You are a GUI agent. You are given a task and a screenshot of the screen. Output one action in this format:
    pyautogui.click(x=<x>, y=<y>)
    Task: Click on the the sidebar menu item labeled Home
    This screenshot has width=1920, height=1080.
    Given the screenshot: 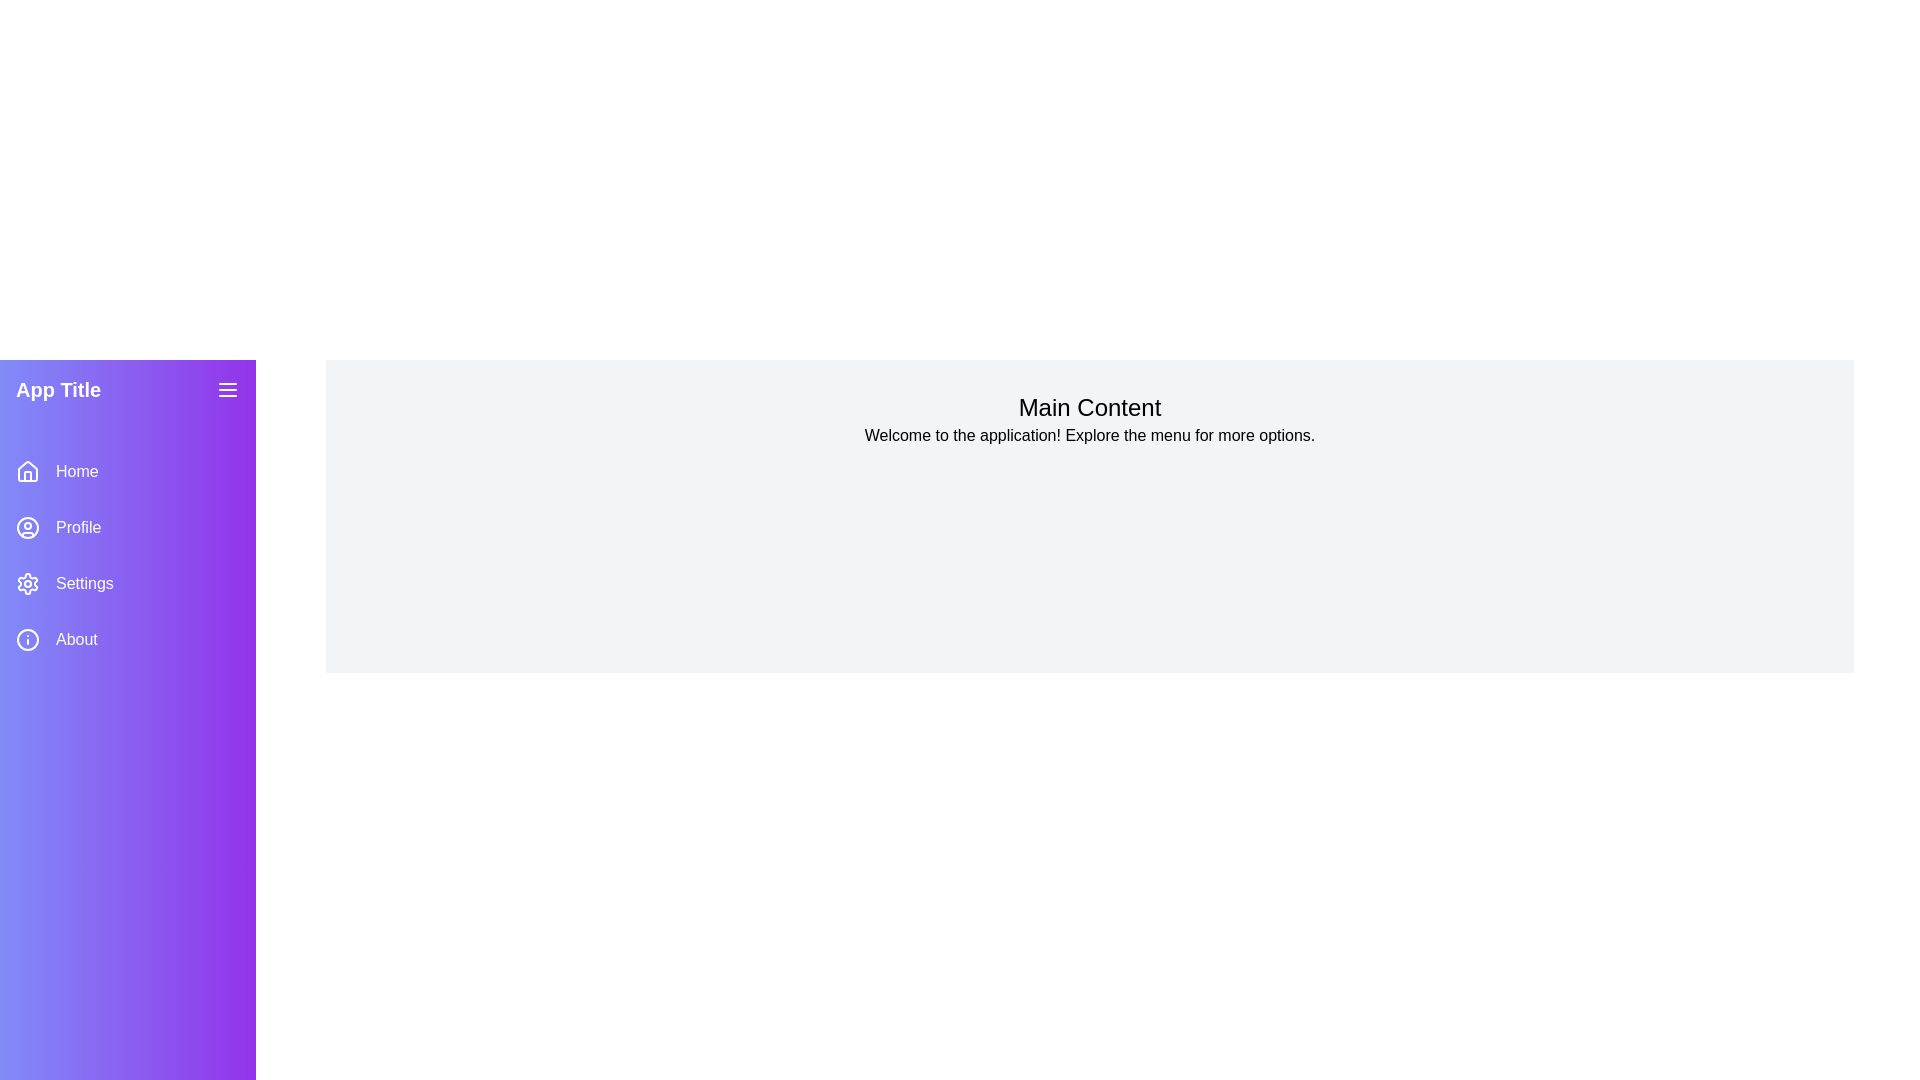 What is the action you would take?
    pyautogui.click(x=127, y=471)
    